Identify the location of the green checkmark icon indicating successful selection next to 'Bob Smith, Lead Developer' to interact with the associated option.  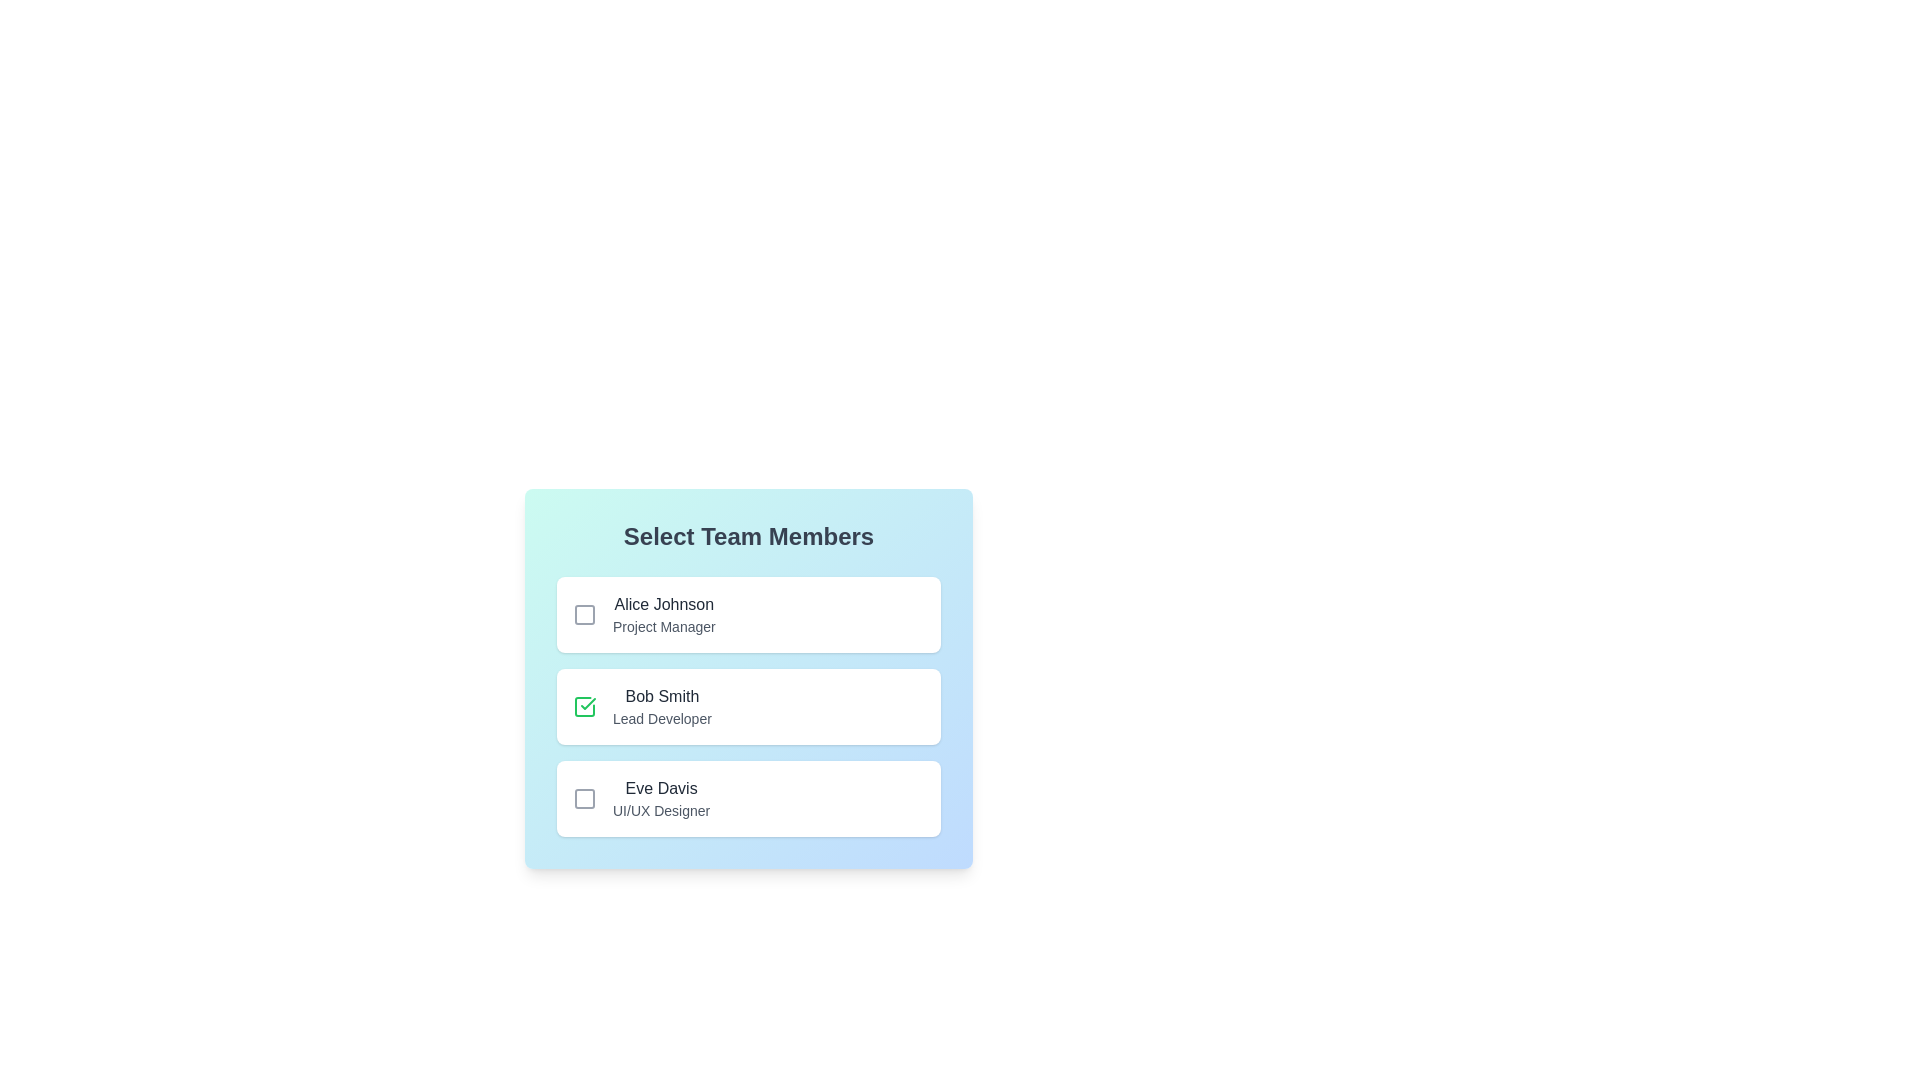
(587, 703).